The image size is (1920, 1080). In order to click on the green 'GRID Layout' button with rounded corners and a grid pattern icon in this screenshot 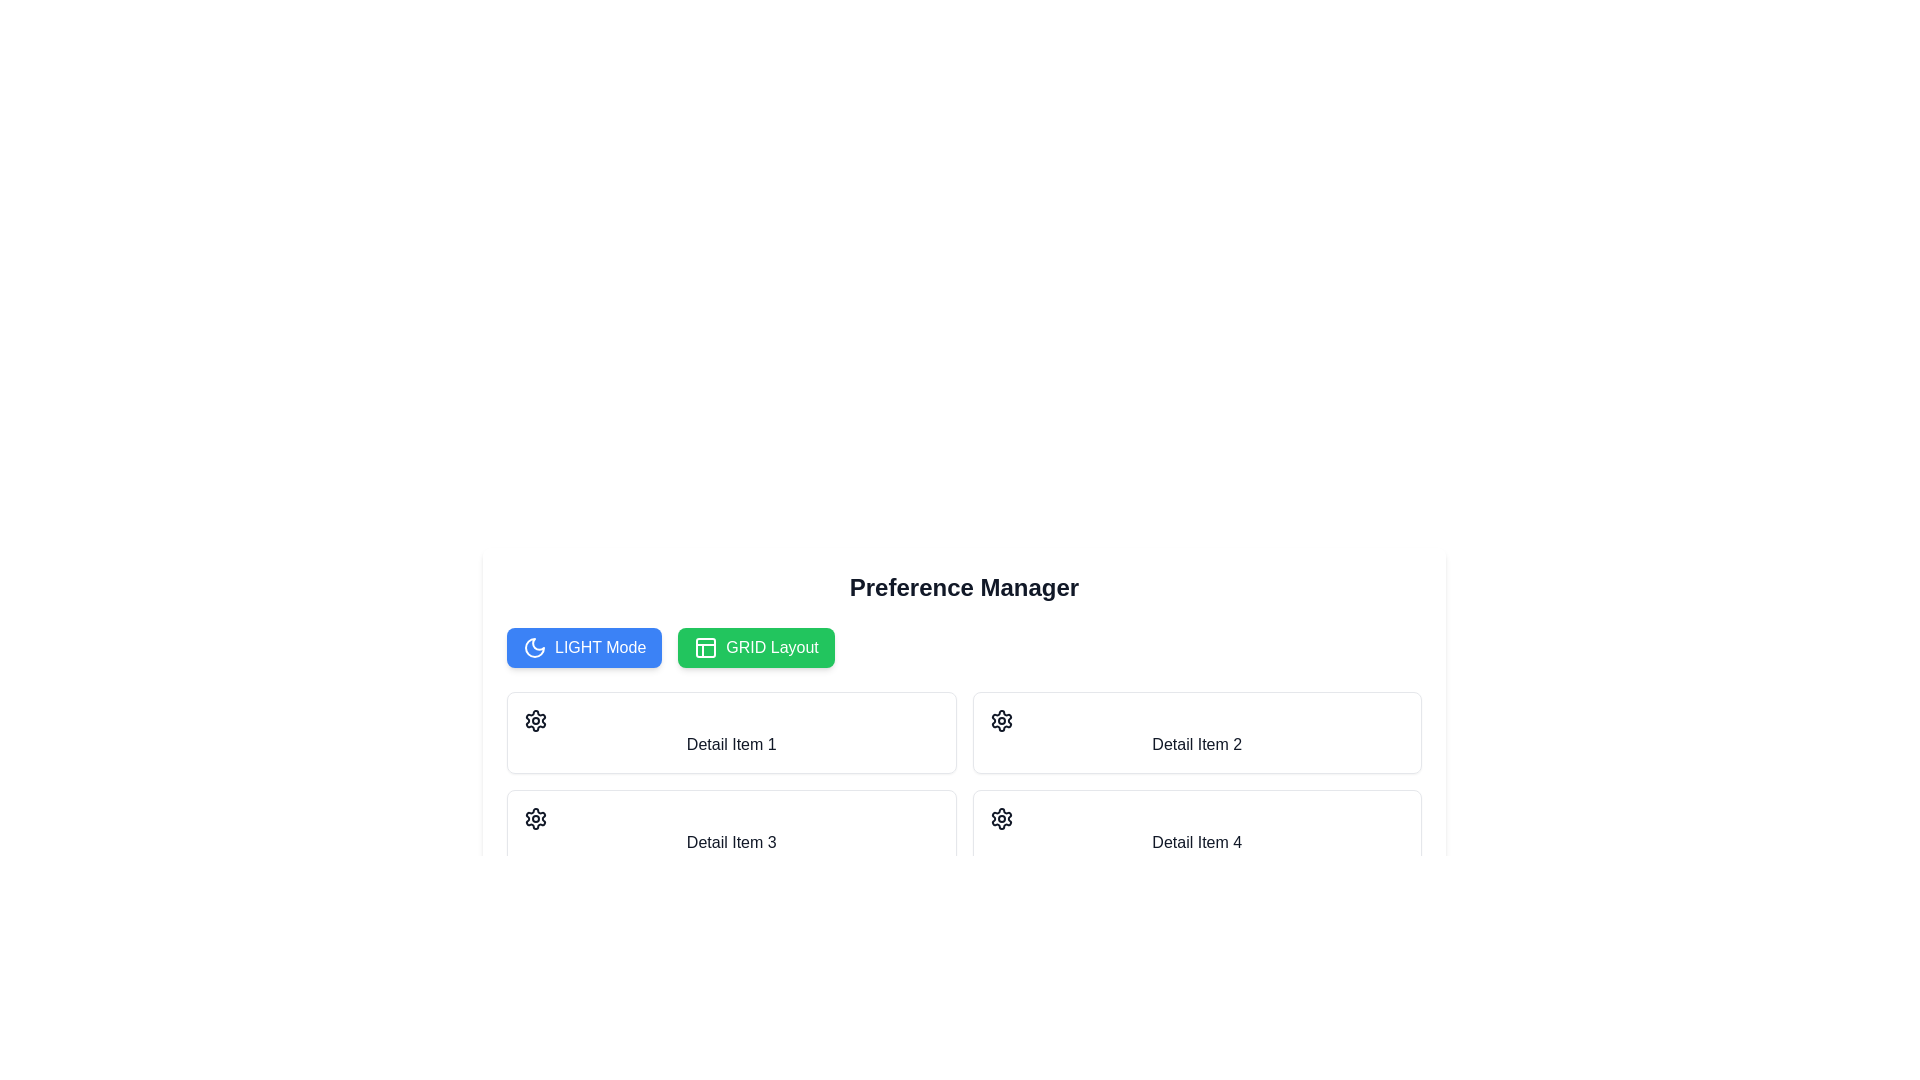, I will do `click(755, 648)`.